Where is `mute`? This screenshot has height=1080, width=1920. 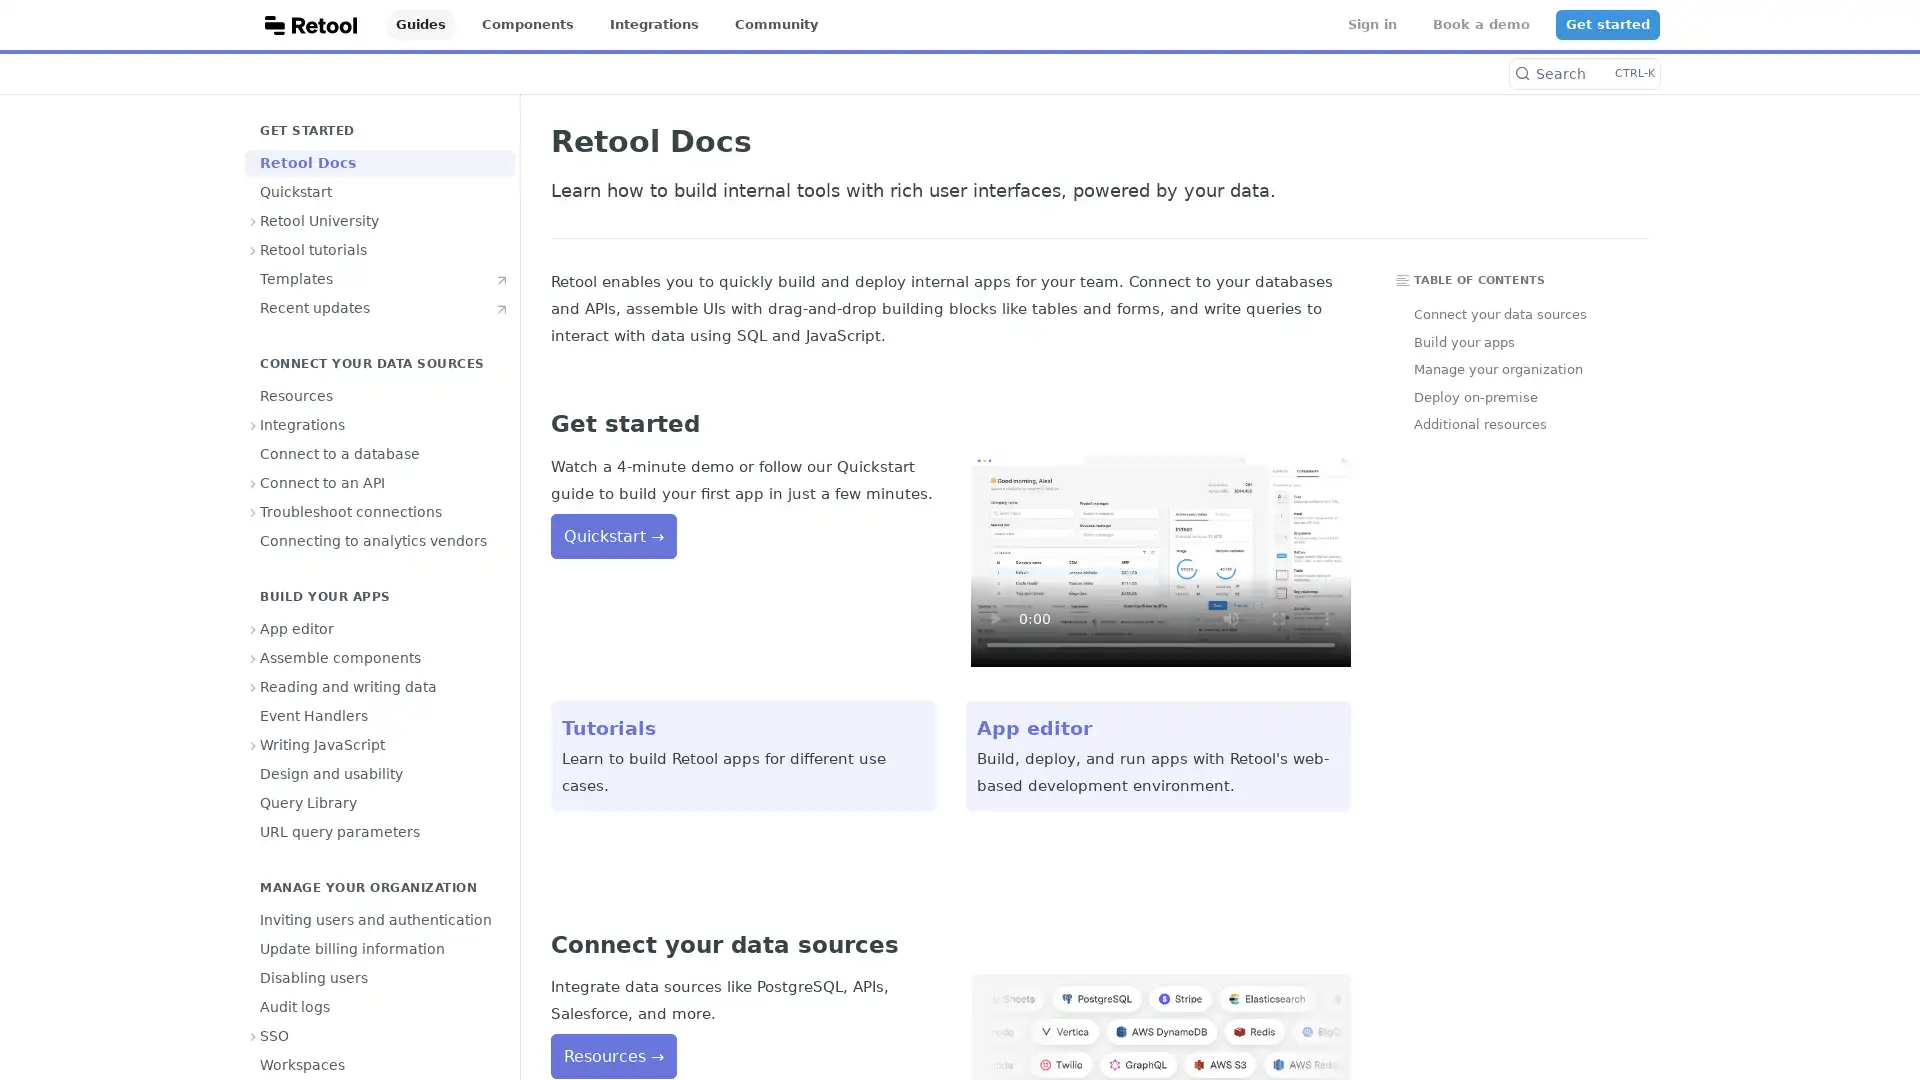 mute is located at coordinates (1229, 617).